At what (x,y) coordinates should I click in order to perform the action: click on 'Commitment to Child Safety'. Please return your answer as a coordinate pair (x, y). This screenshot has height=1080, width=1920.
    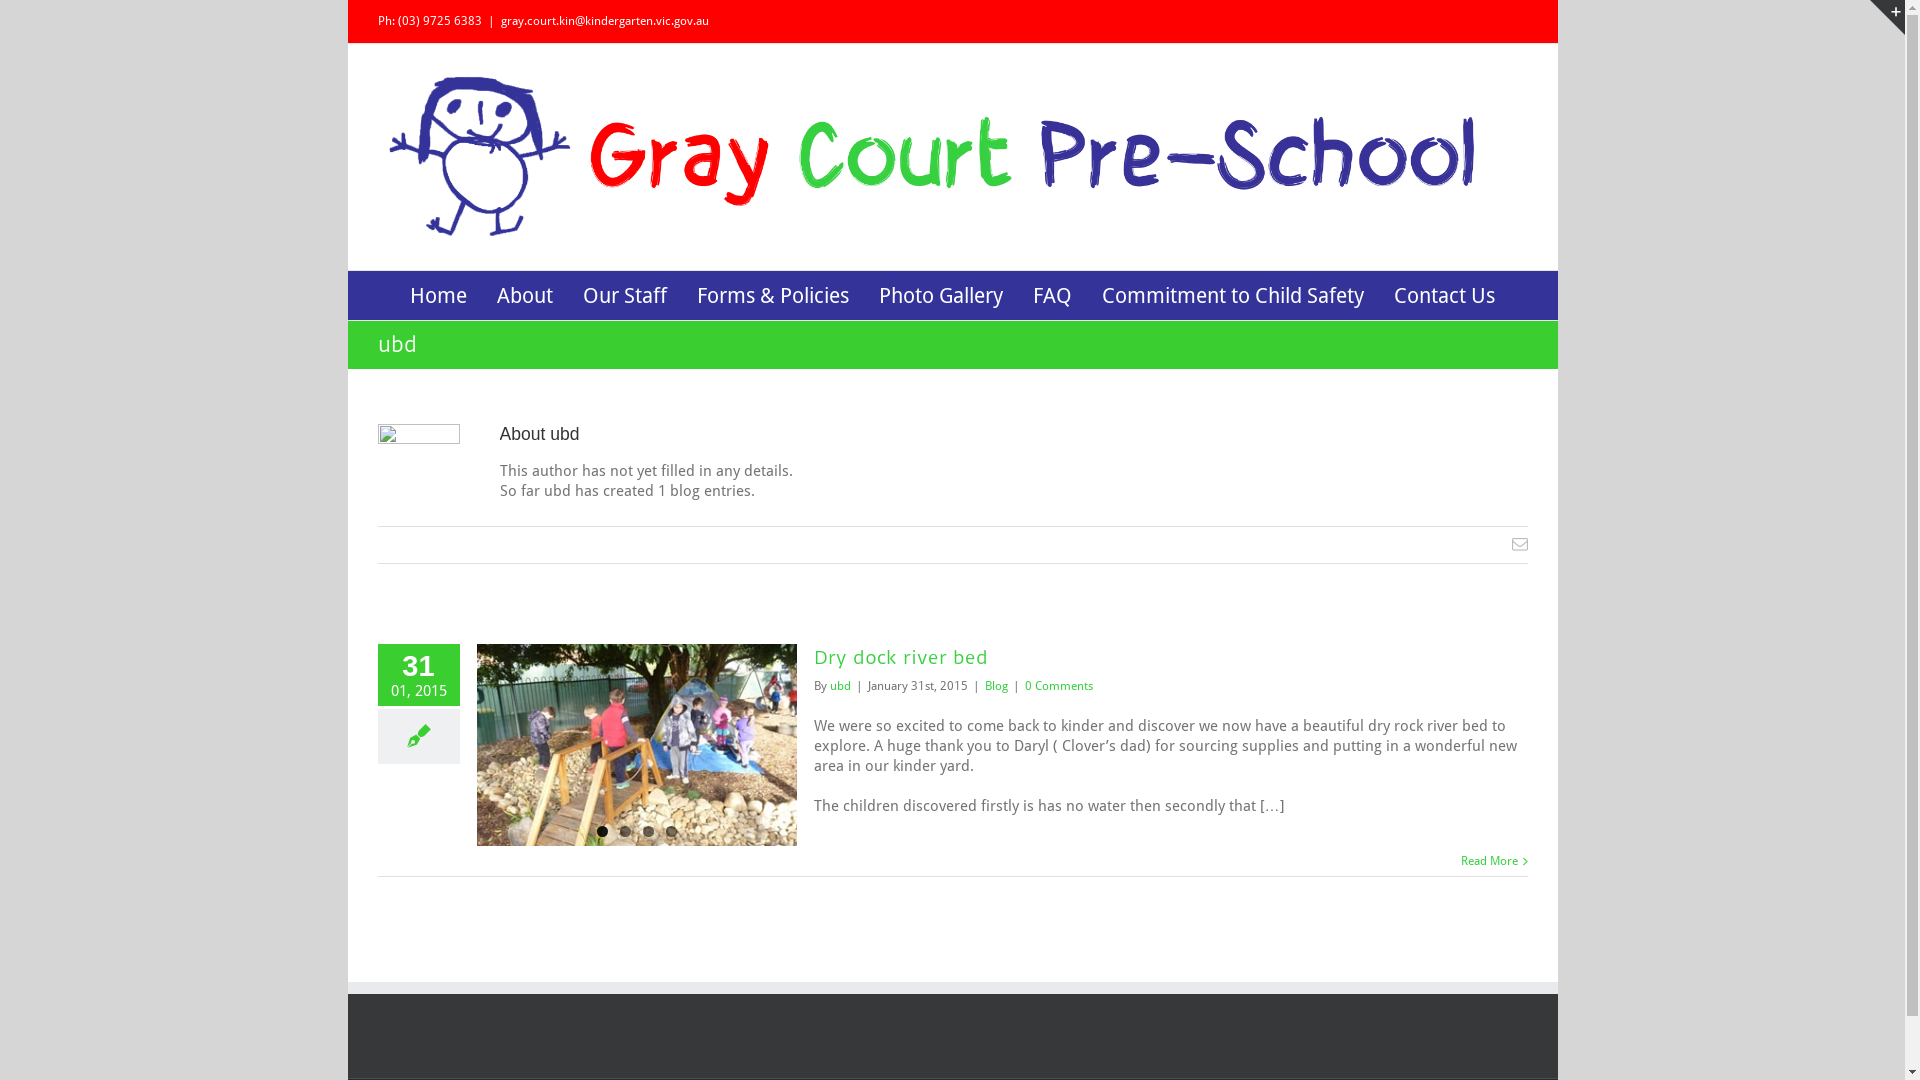
    Looking at the image, I should click on (1232, 294).